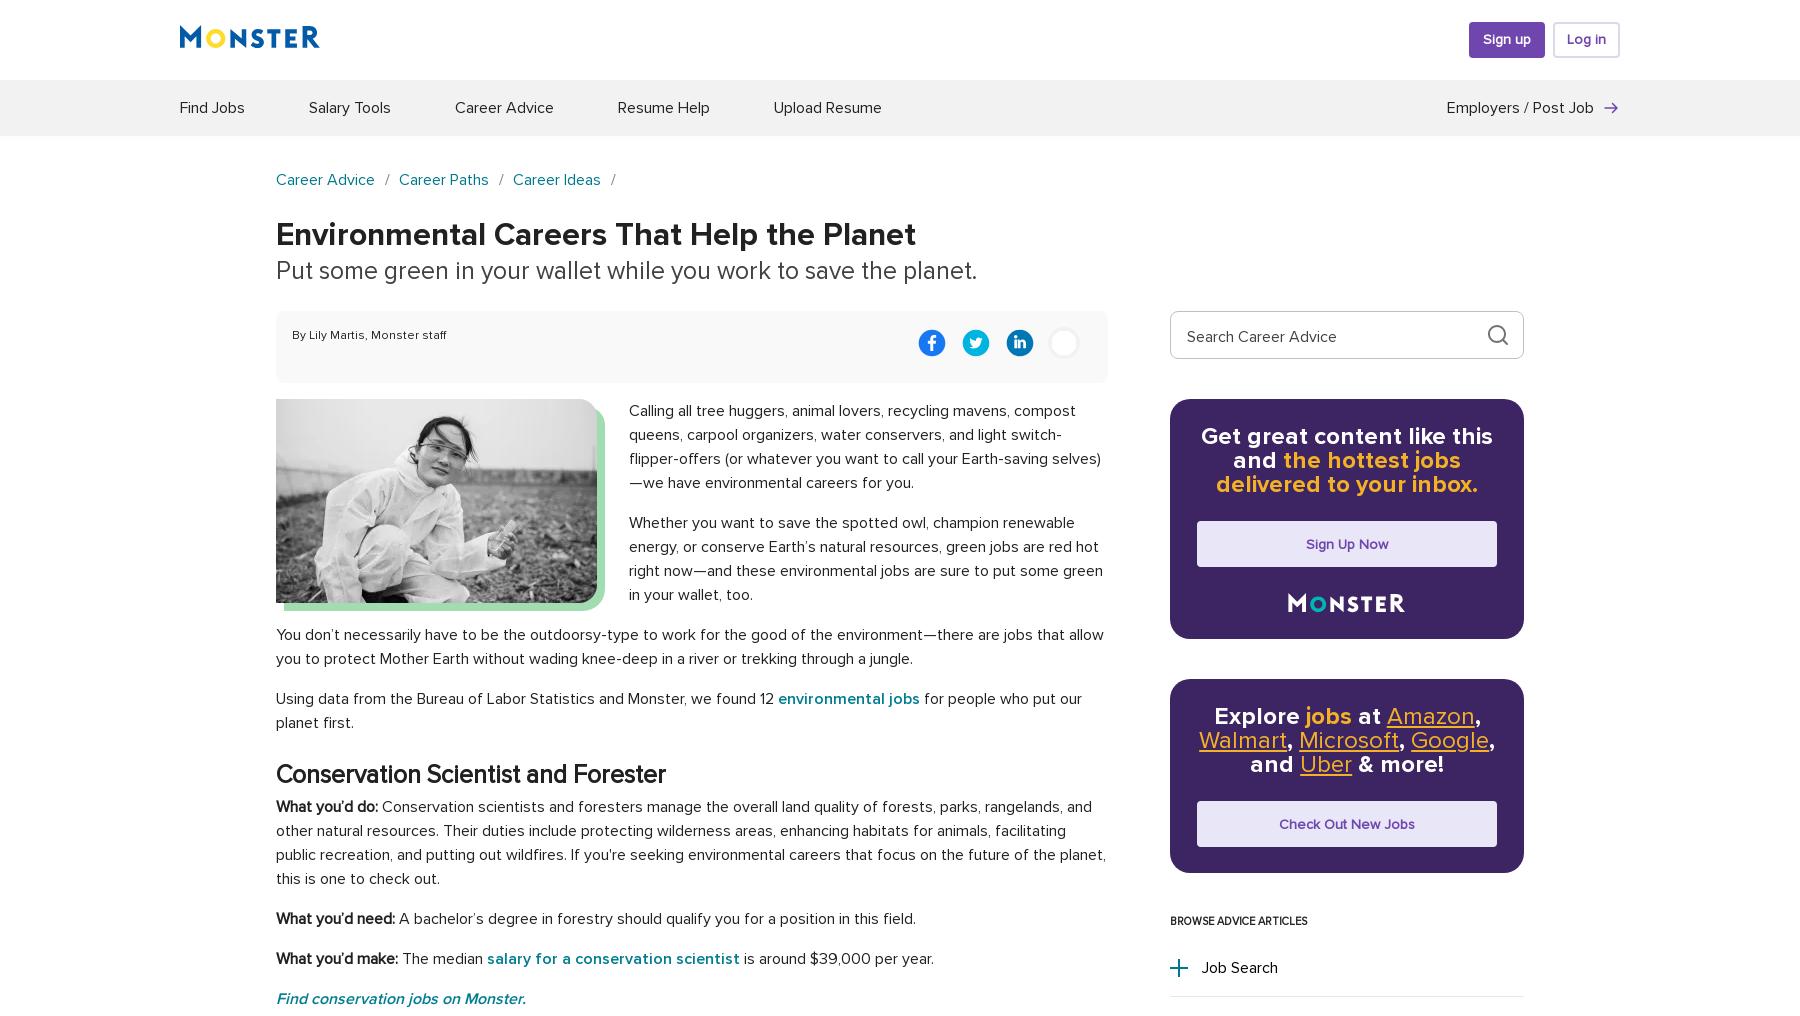 Image resolution: width=1800 pixels, height=1016 pixels. What do you see at coordinates (828, 108) in the screenshot?
I see `'Upload Resume'` at bounding box center [828, 108].